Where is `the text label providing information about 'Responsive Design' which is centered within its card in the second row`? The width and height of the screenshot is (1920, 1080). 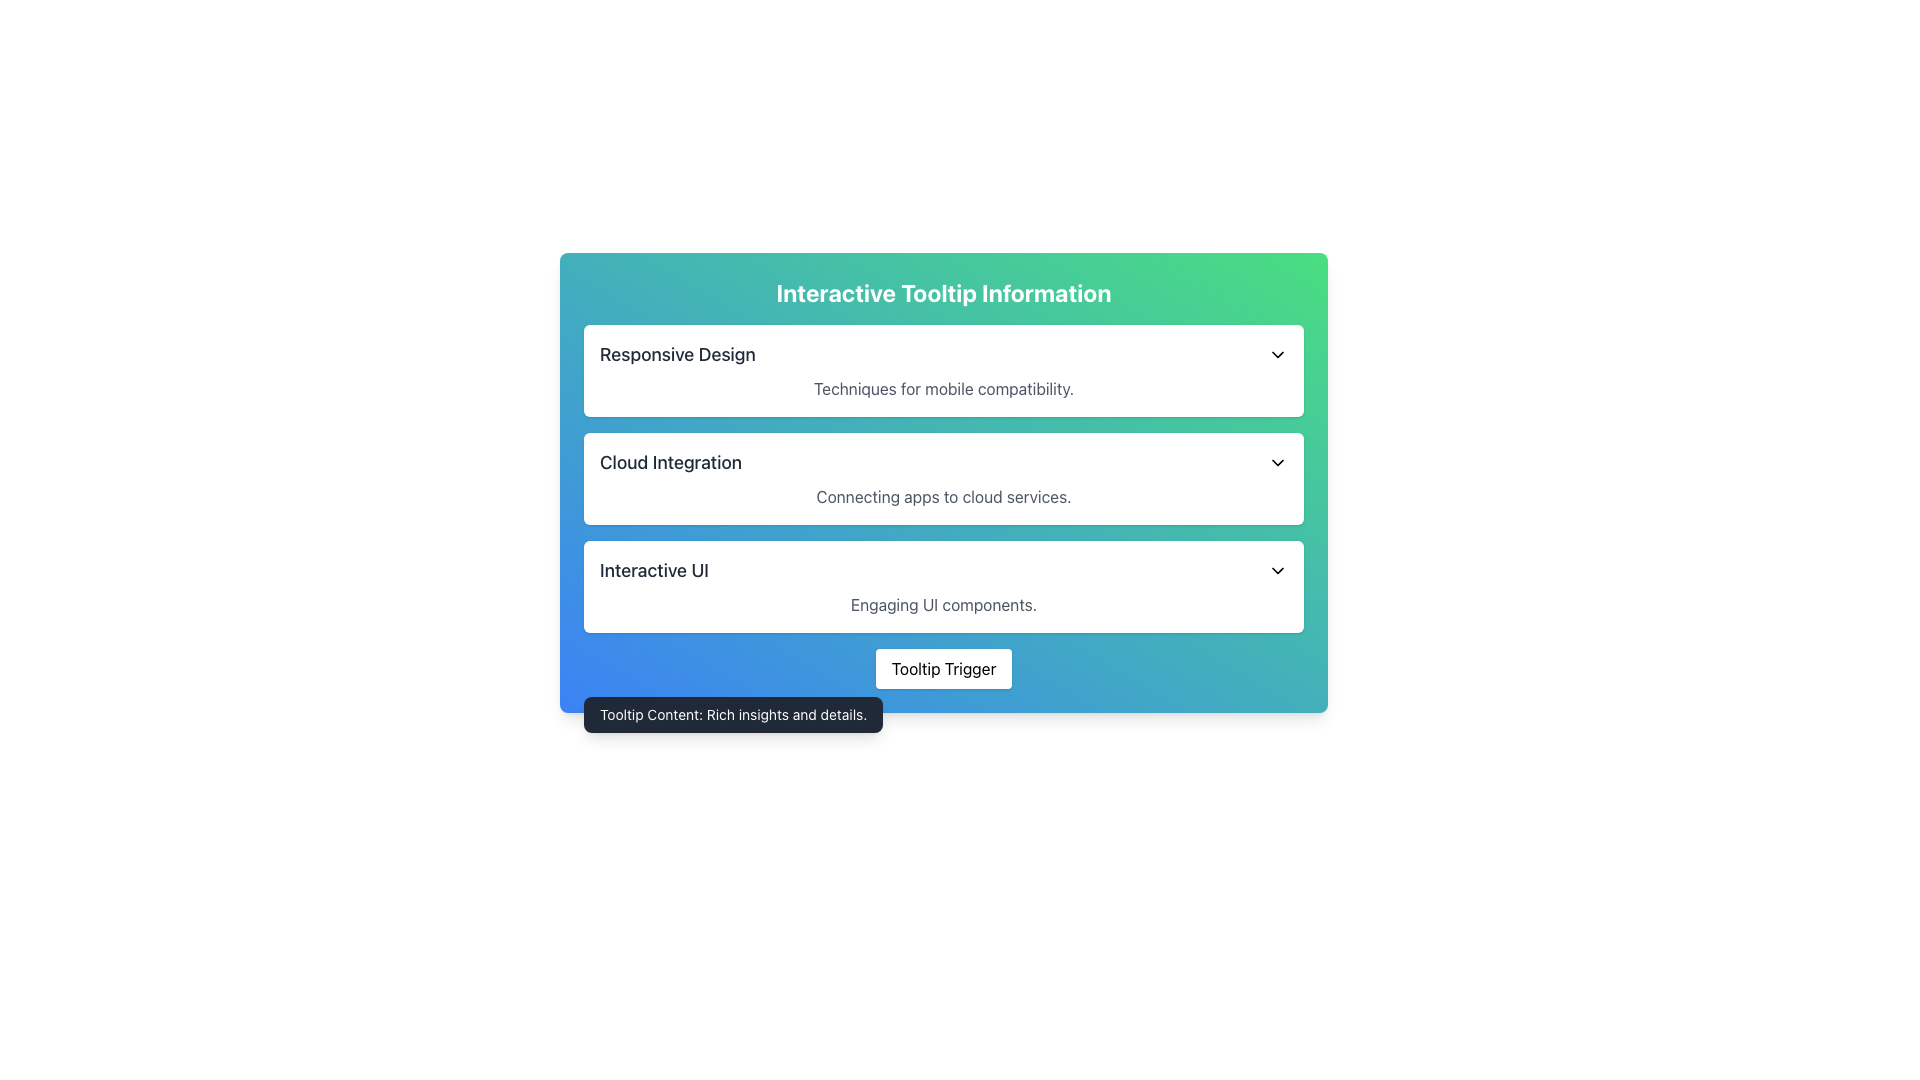
the text label providing information about 'Responsive Design' which is centered within its card in the second row is located at coordinates (943, 389).